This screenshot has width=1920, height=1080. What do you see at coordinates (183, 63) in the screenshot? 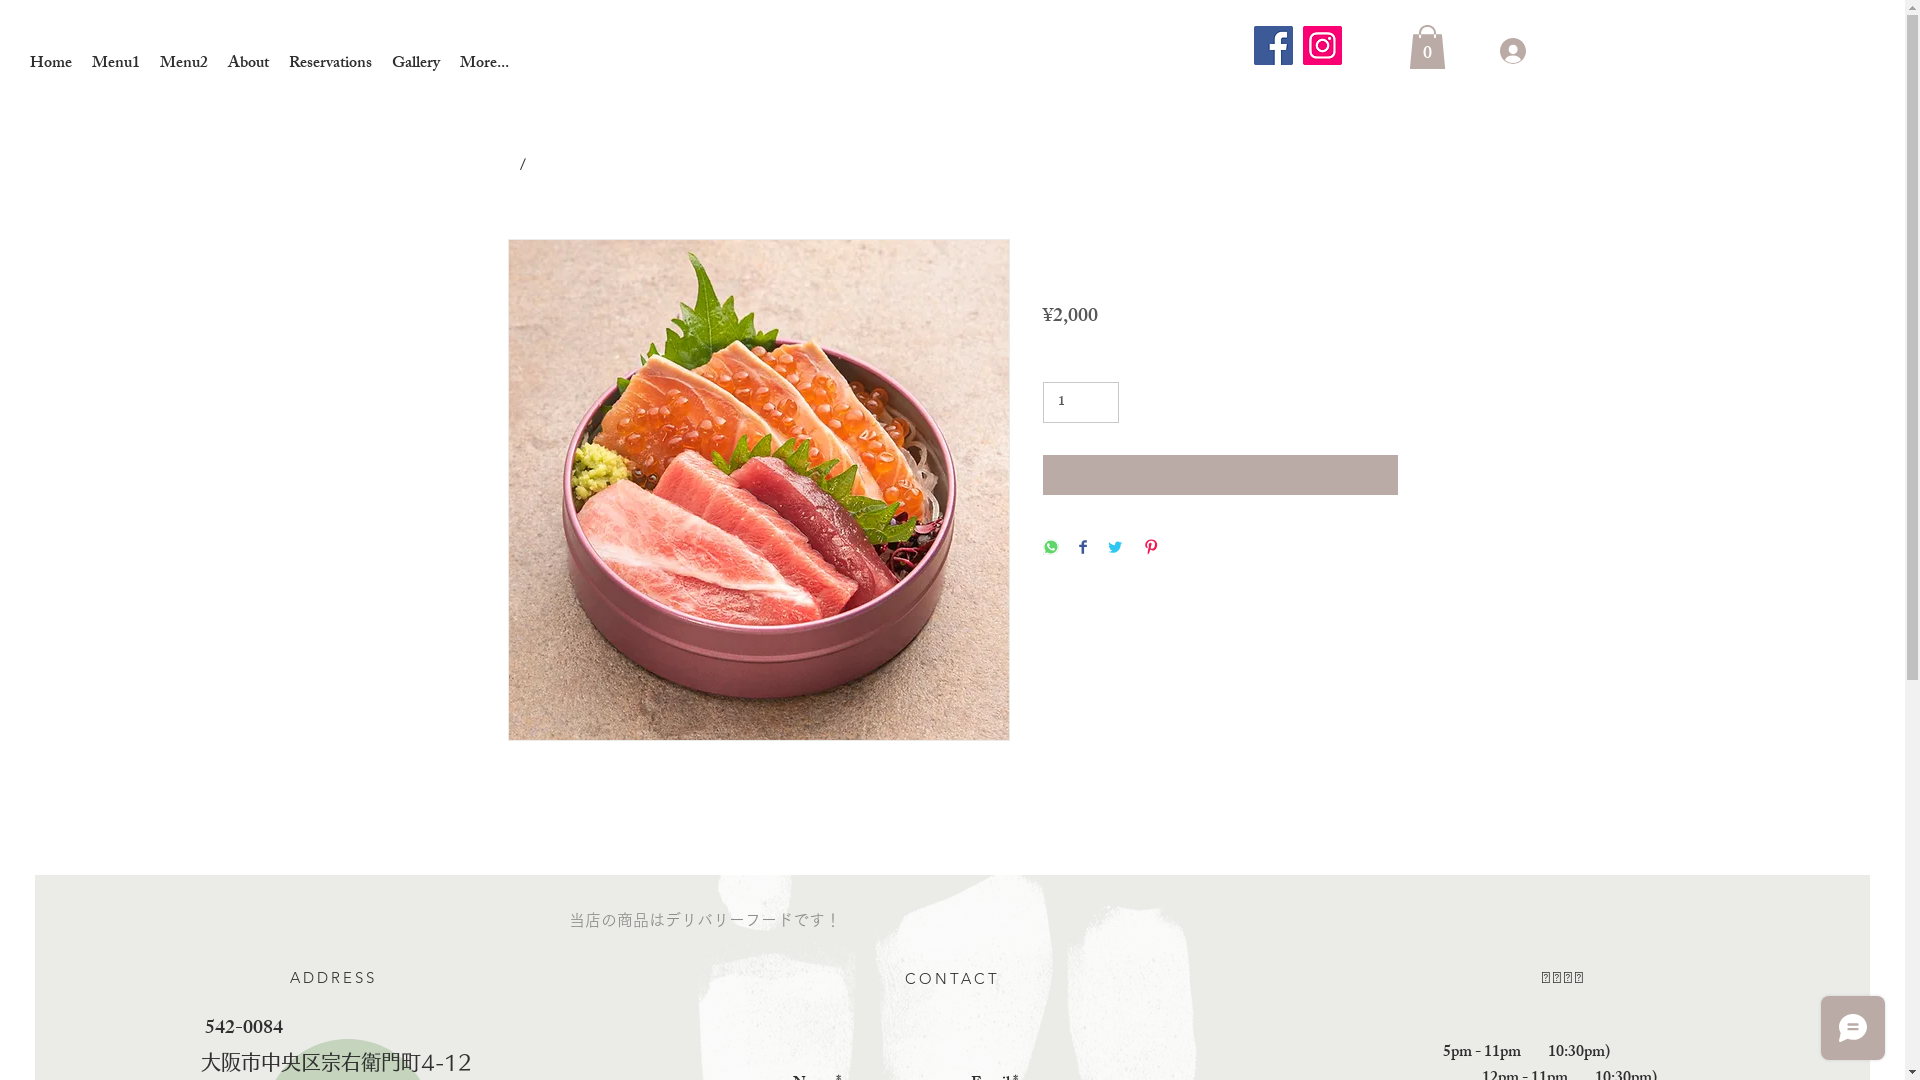
I see `'Menu2'` at bounding box center [183, 63].